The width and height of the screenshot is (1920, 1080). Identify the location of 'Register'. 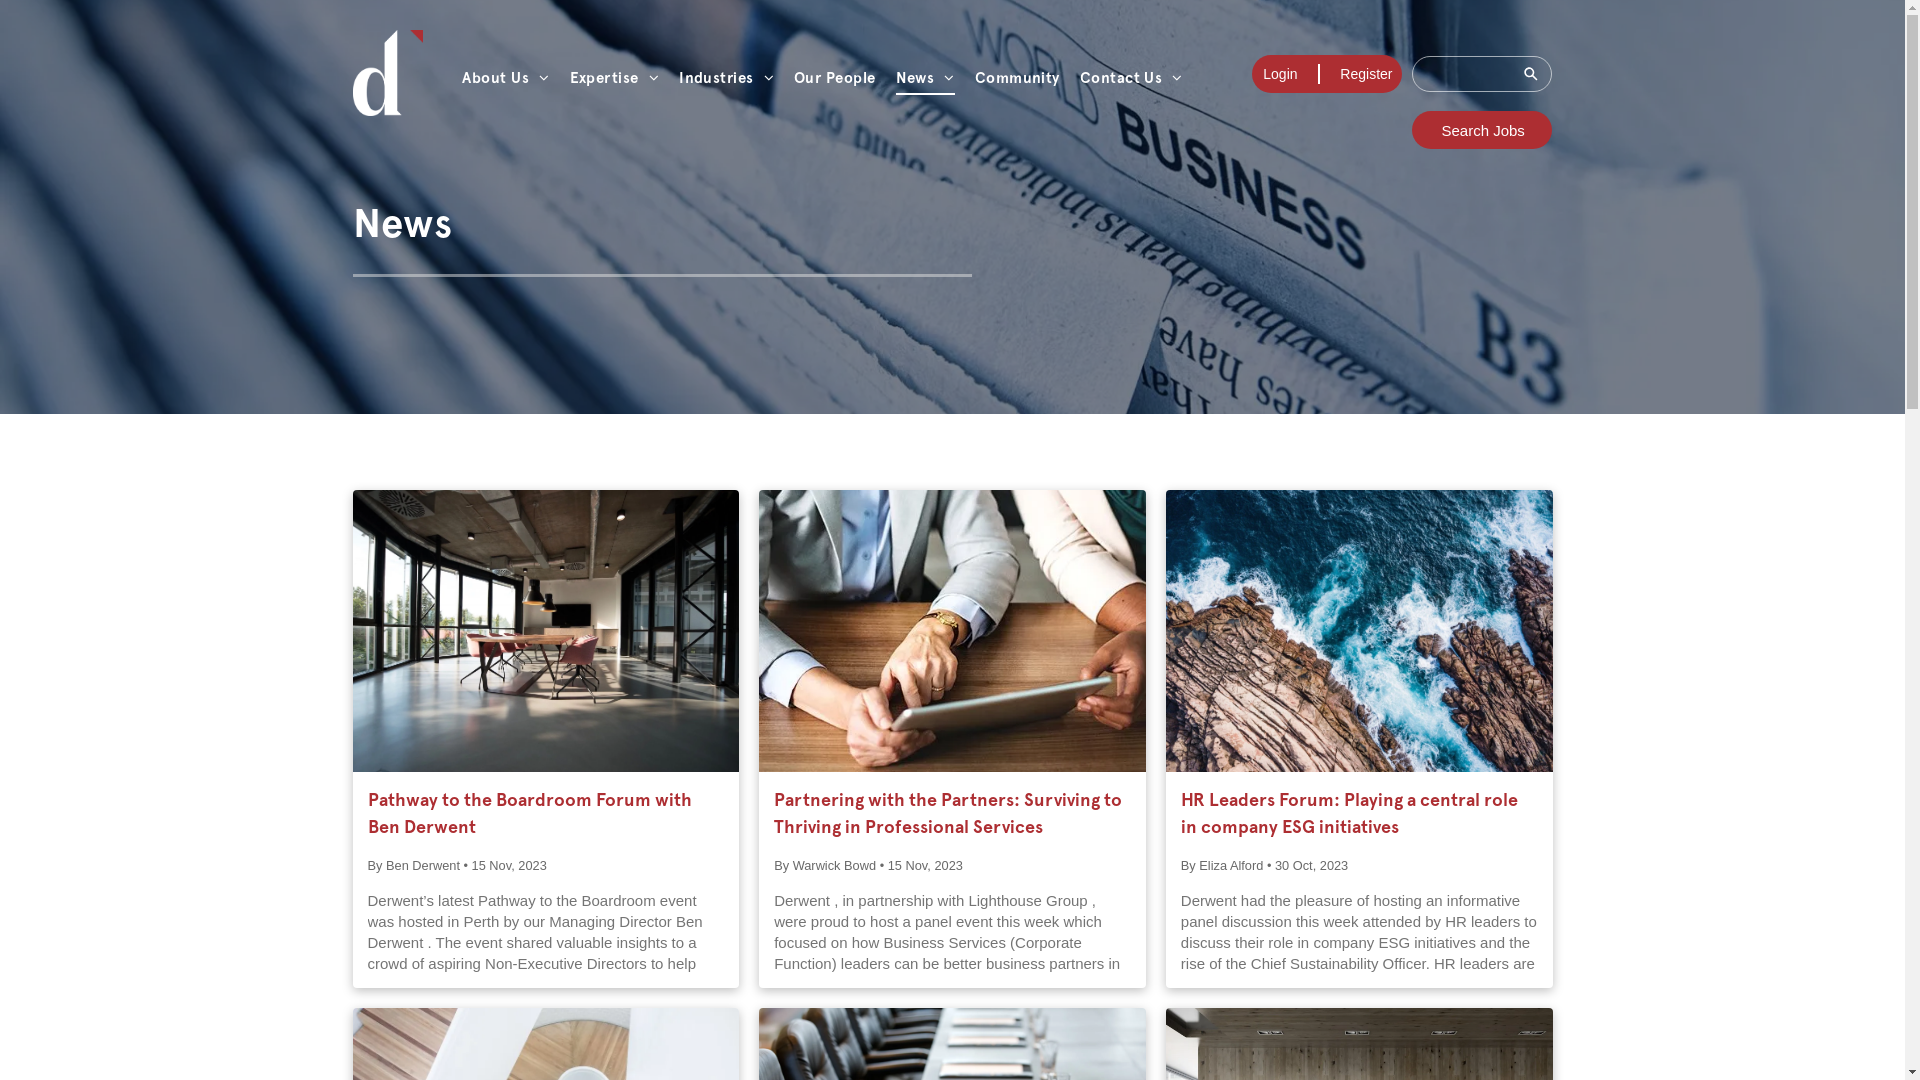
(1365, 72).